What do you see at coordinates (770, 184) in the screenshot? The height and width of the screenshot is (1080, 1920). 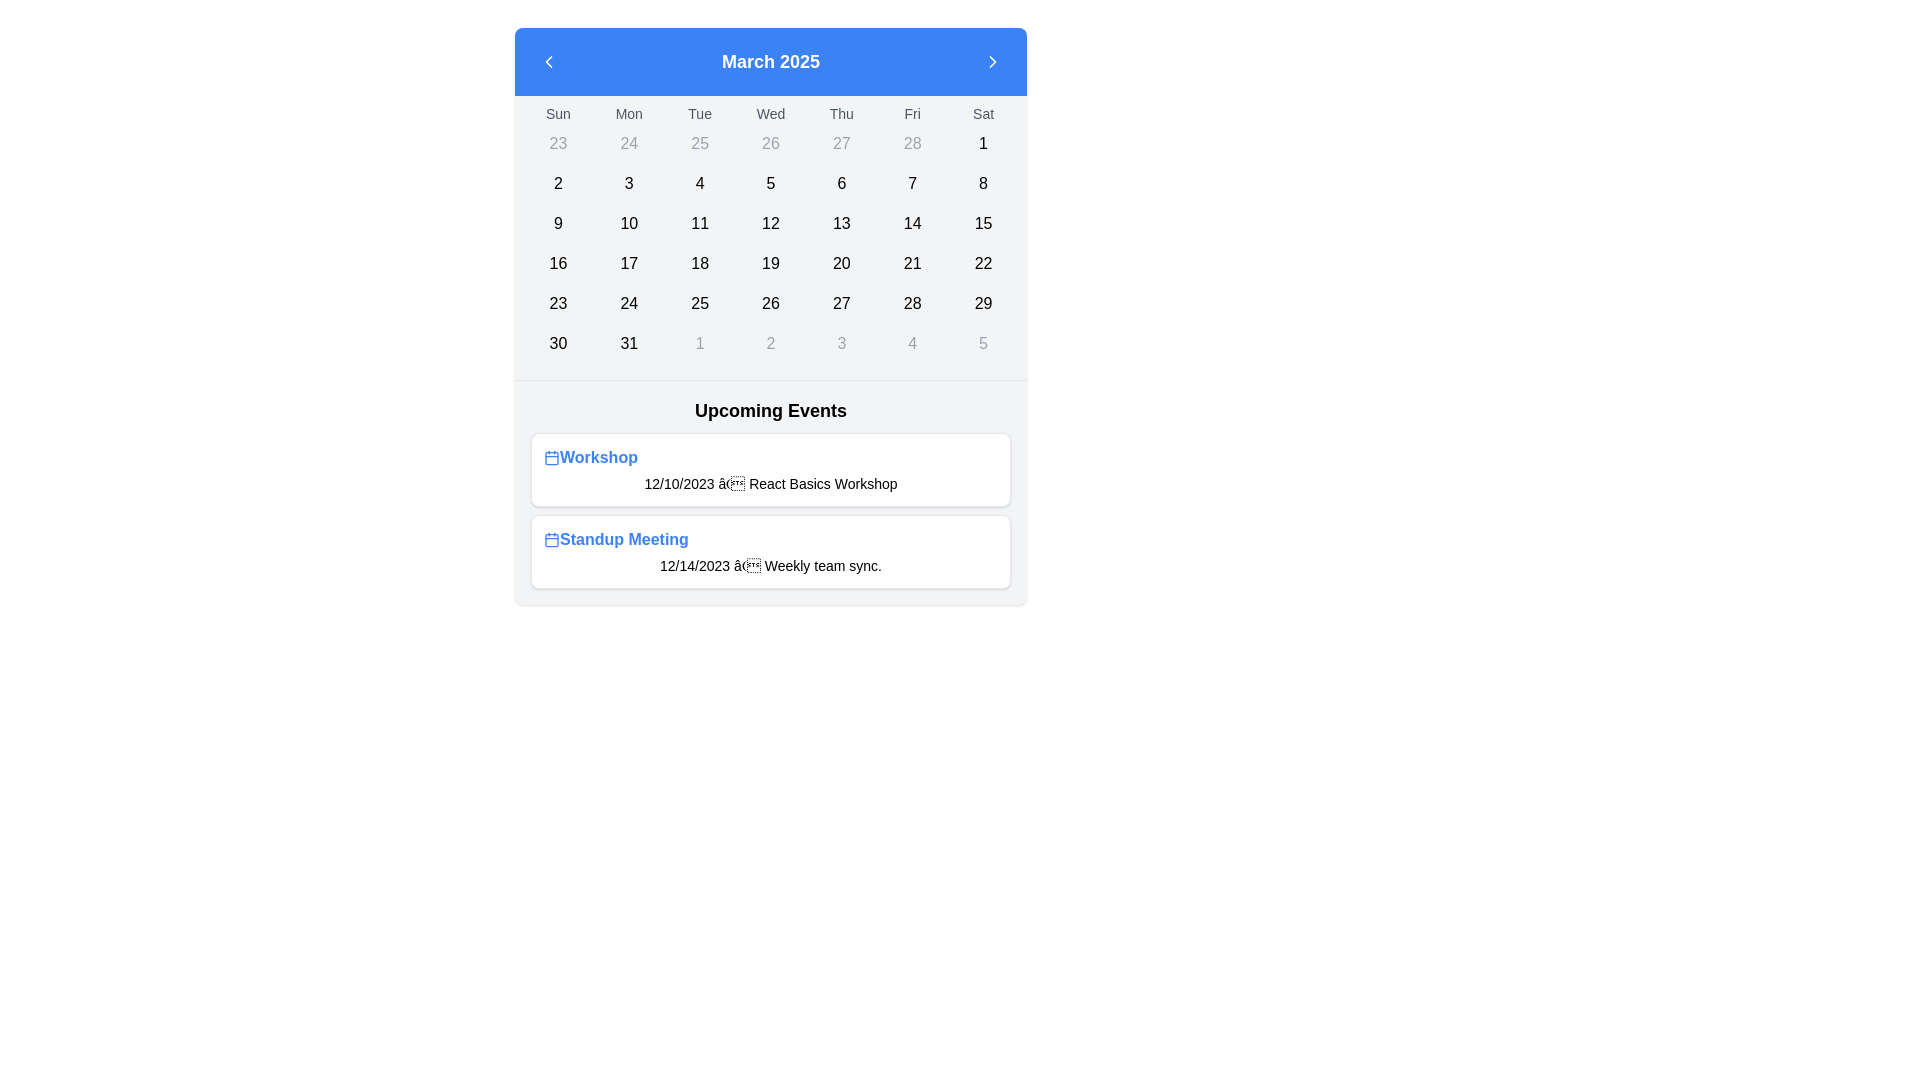 I see `the calendar day cell representing the date '5' in the March 2025 calendar, located in the third row and fourth column` at bounding box center [770, 184].